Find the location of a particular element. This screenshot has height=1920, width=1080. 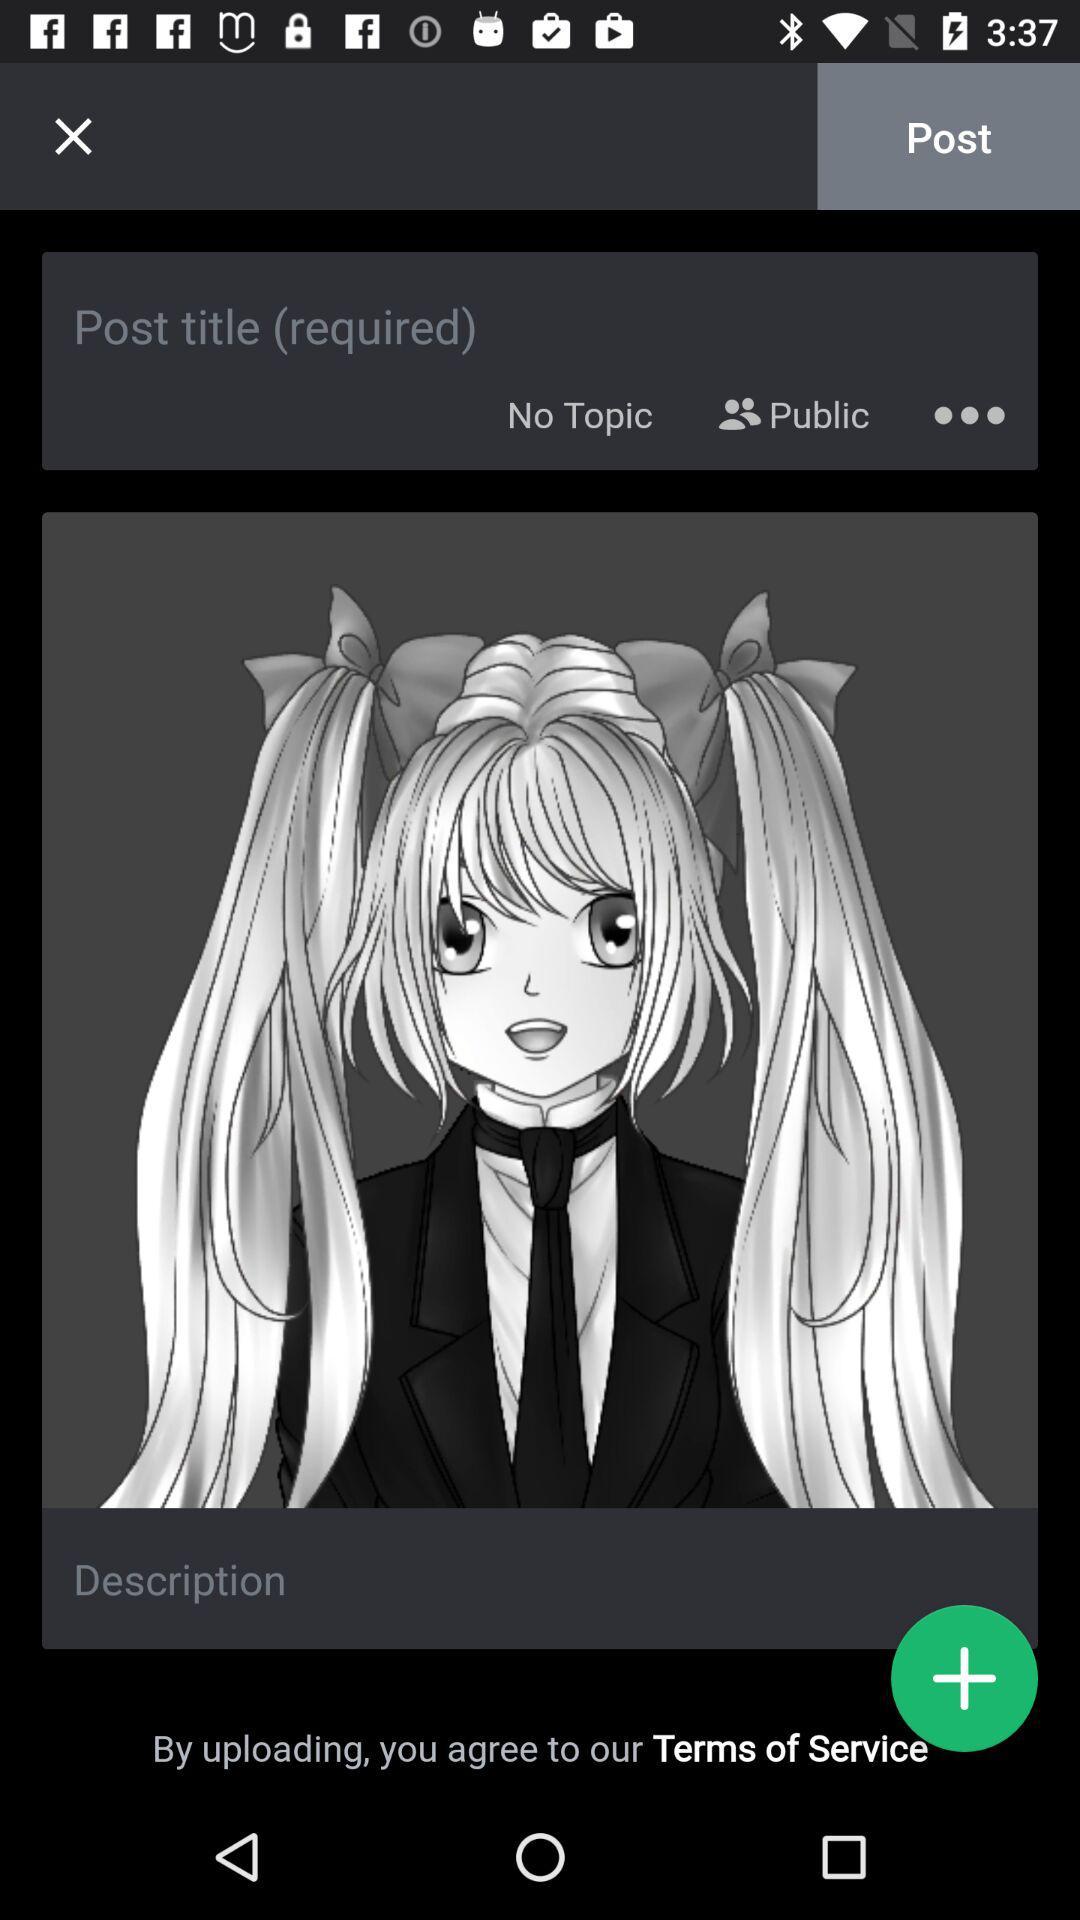

read the terms of service is located at coordinates (963, 1678).